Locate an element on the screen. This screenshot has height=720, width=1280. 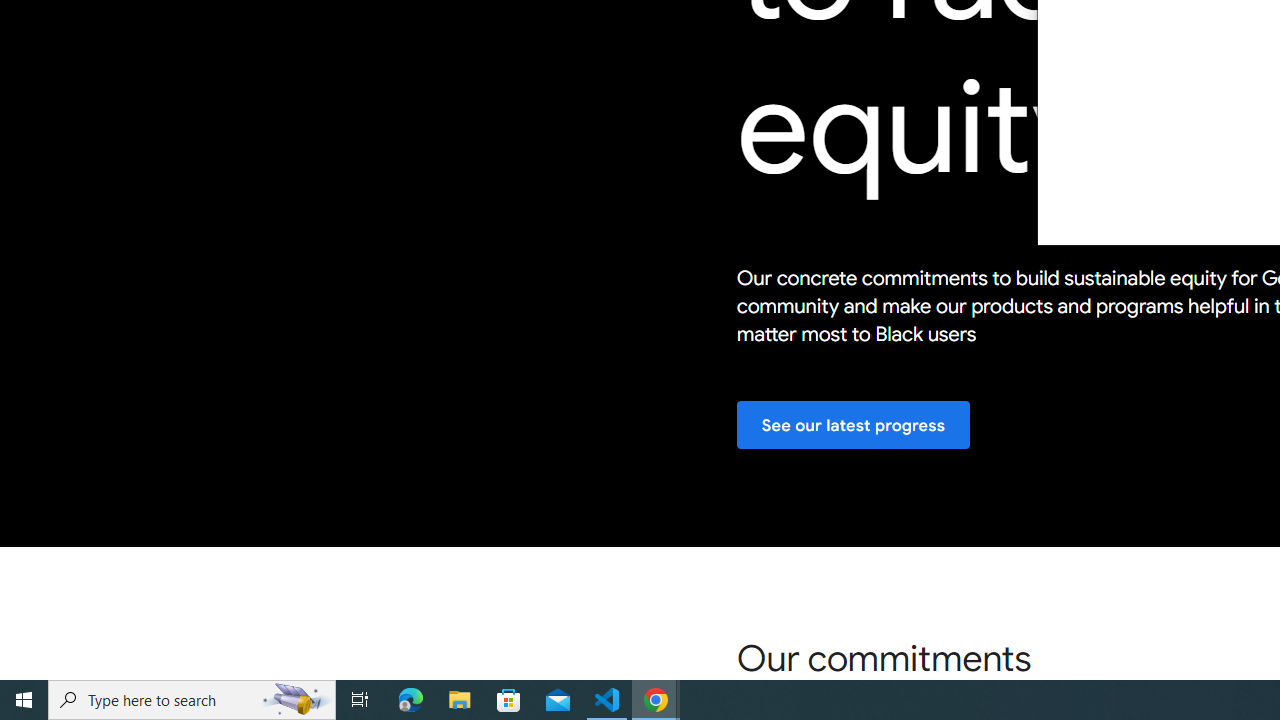
'See our latest progress' is located at coordinates (853, 424).